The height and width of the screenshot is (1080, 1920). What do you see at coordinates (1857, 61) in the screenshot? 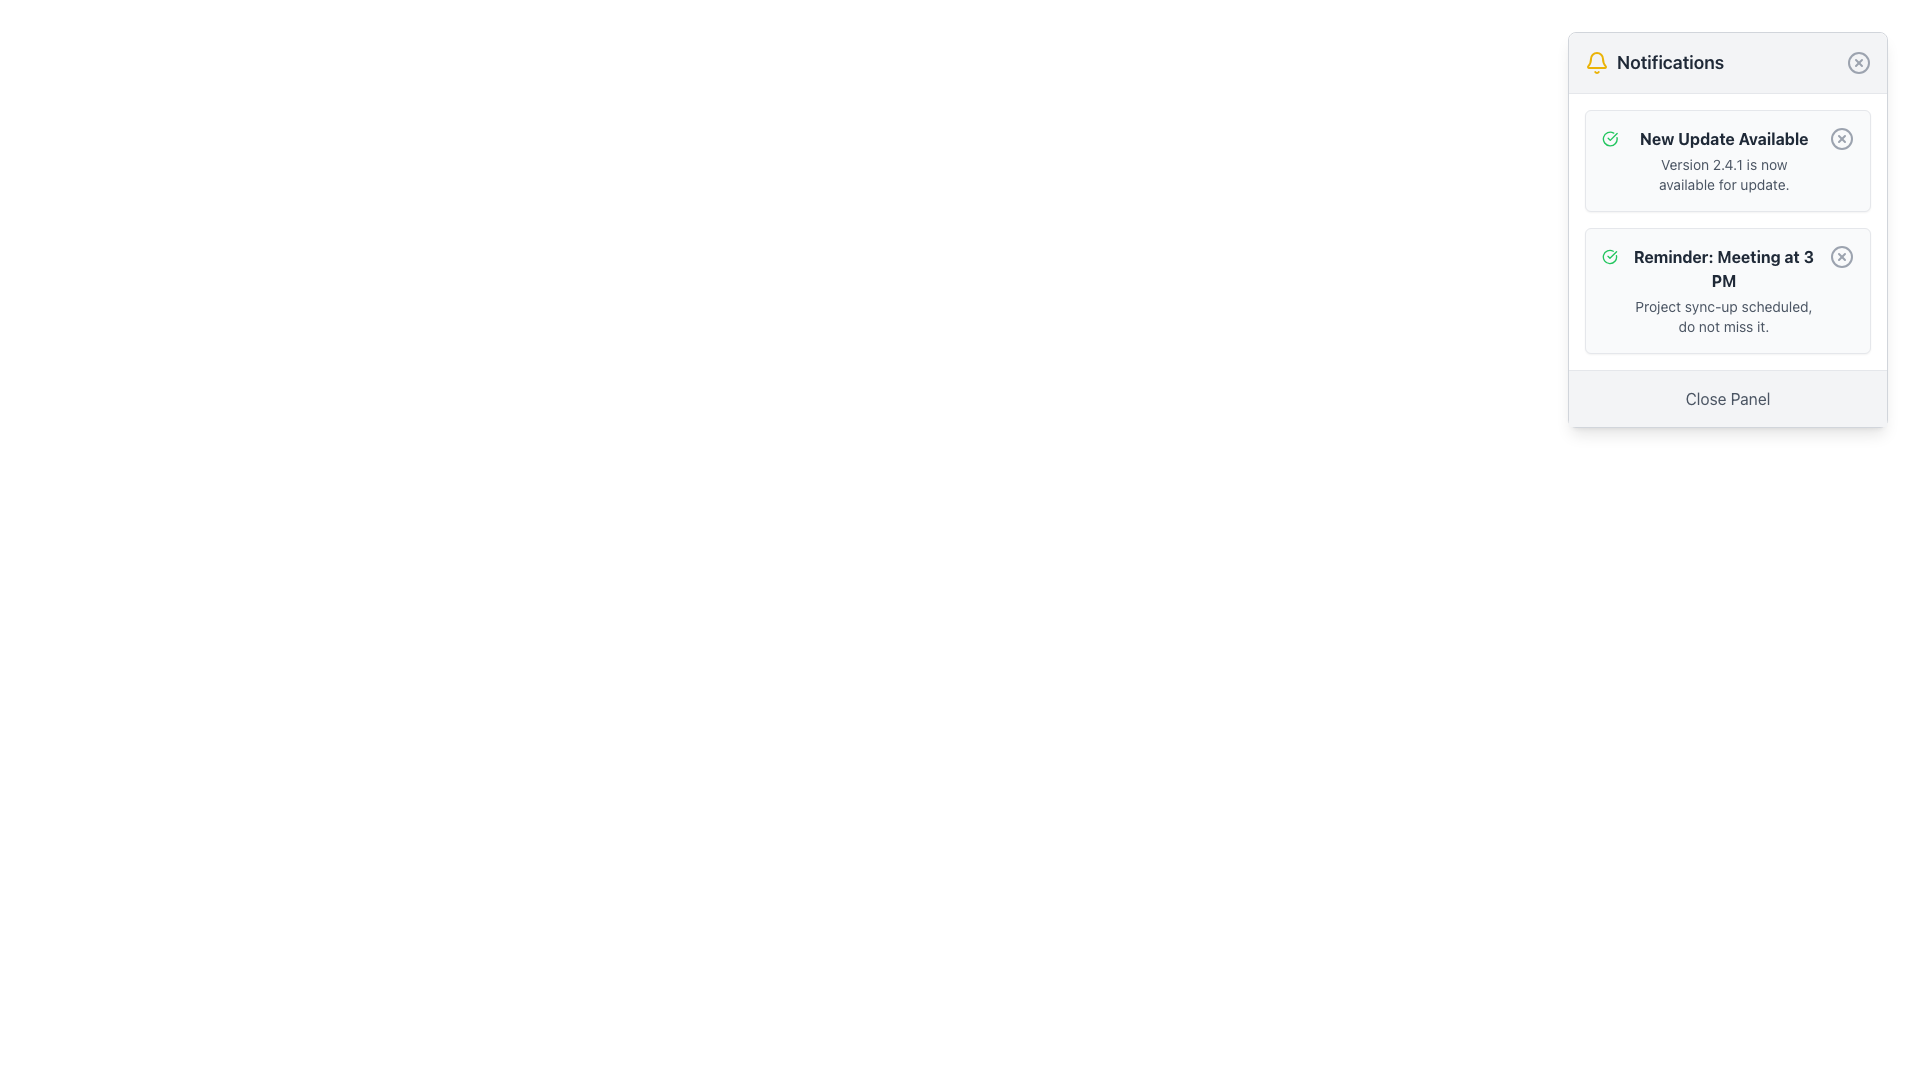
I see `the close button icon, which is a gray circular icon with a cross inside, located at the top-right corner of the notification panel, next to the 'Notifications' title` at bounding box center [1857, 61].